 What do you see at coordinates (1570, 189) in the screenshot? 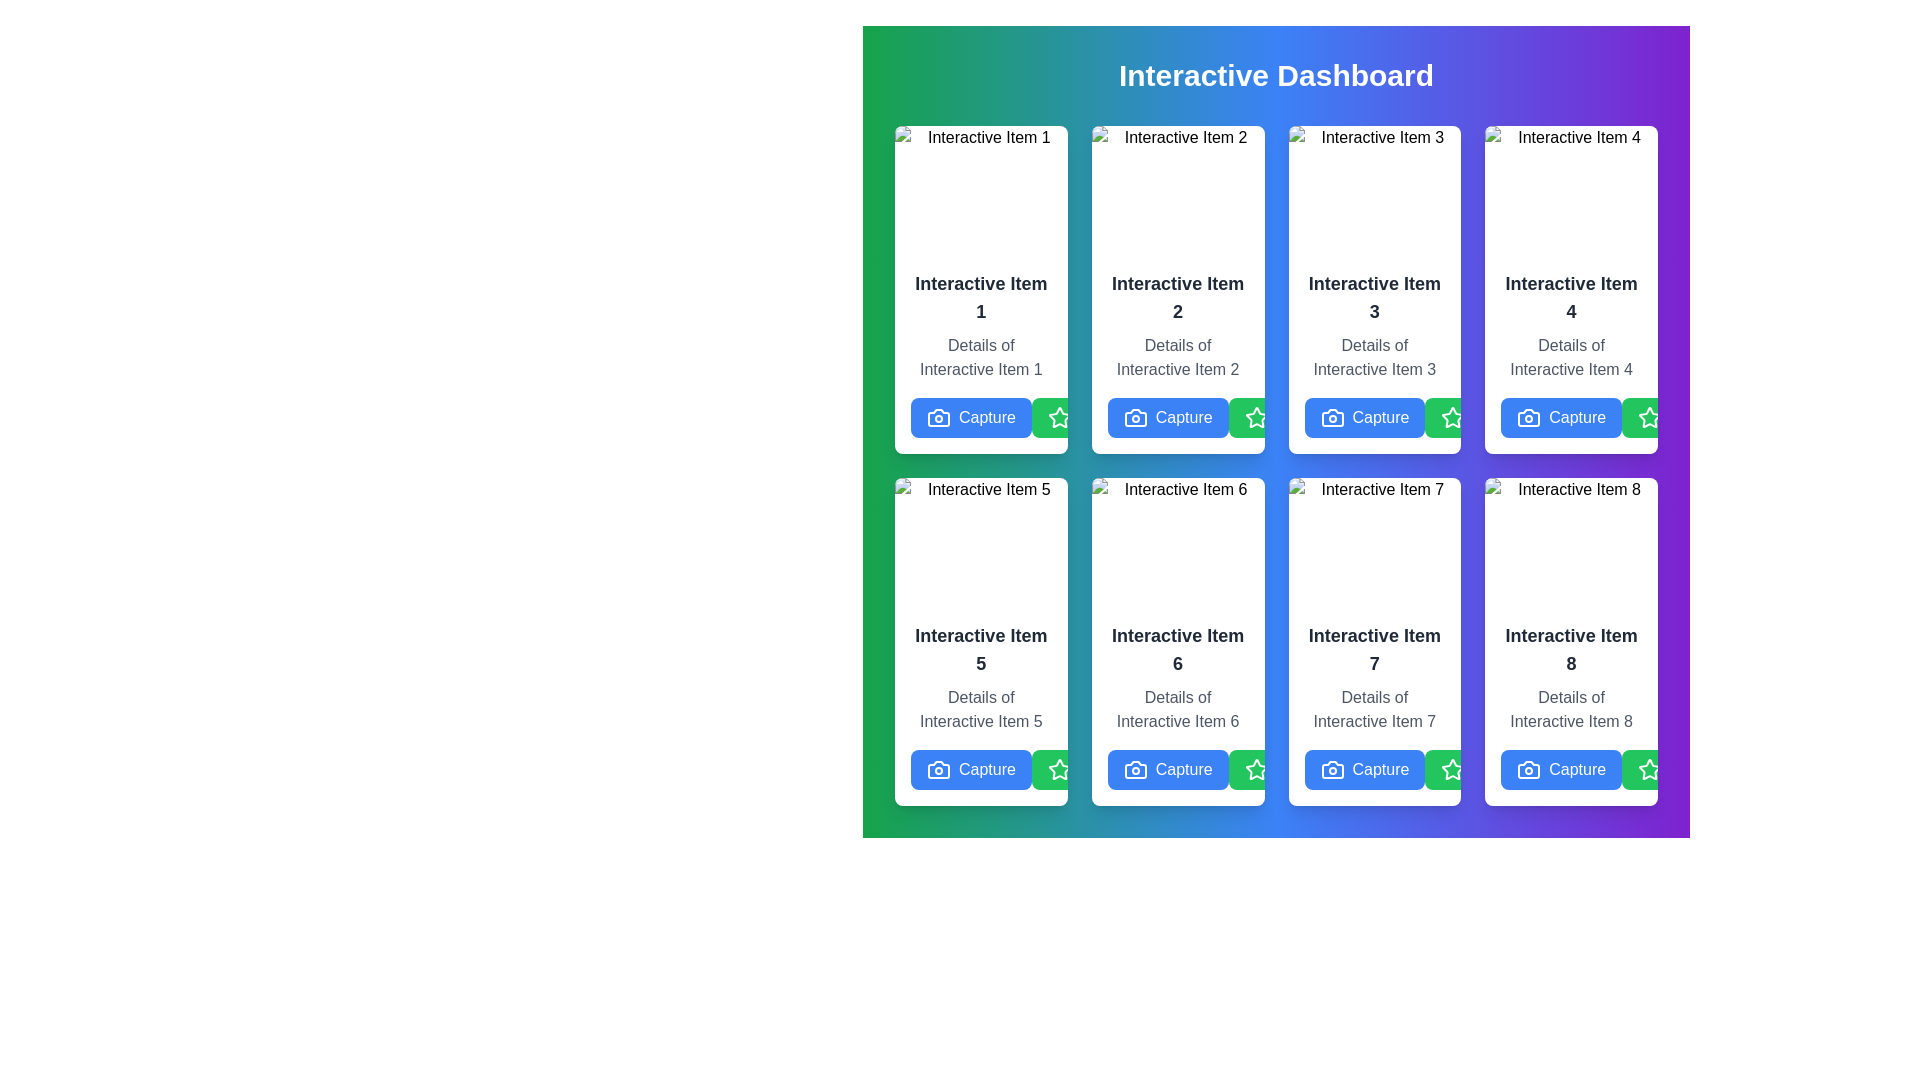
I see `the image thumbnail located at the top of the card labeled 'Interactive Item 4', which visually represents the associated content` at bounding box center [1570, 189].